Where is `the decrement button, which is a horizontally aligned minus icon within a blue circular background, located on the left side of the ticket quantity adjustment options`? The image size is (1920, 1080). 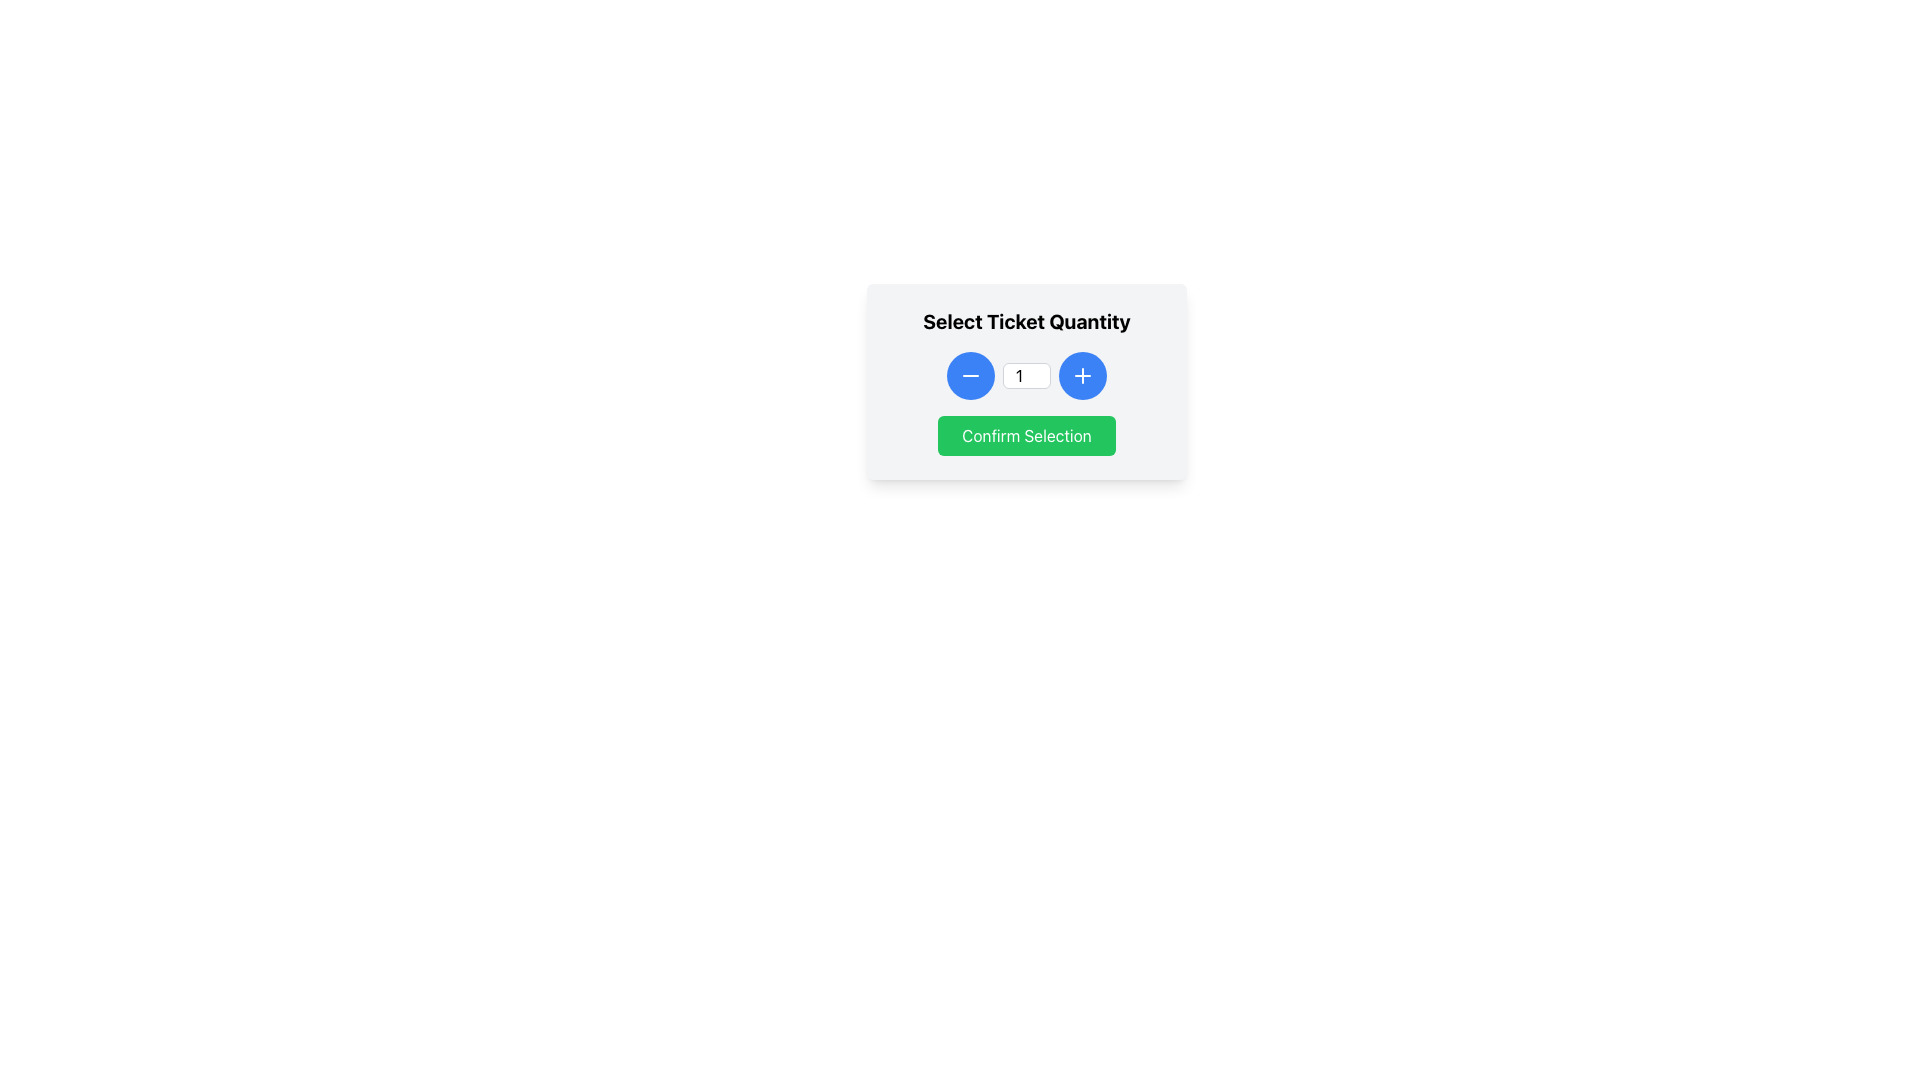 the decrement button, which is a horizontally aligned minus icon within a blue circular background, located on the left side of the ticket quantity adjustment options is located at coordinates (970, 375).